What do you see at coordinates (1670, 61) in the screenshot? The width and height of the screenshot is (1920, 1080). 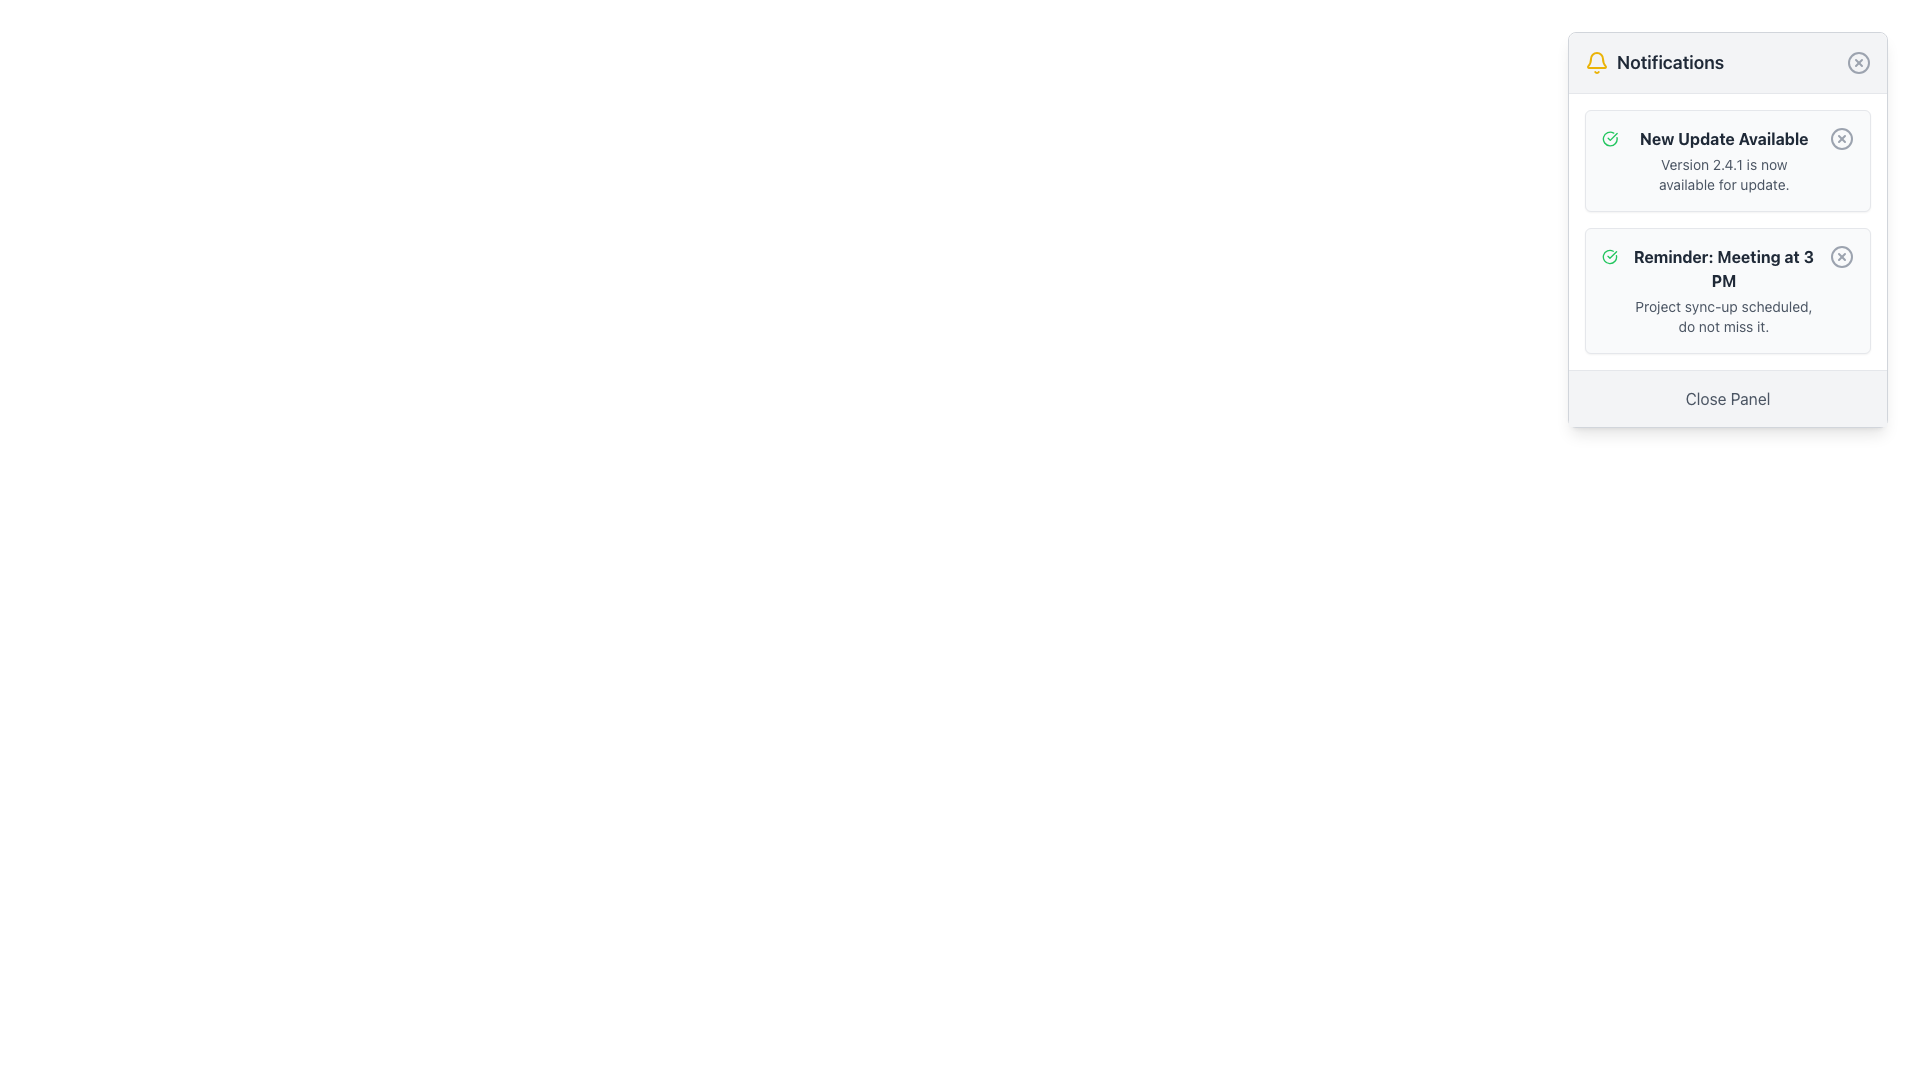 I see `the 'Notifications' text element, which is styled in bold gray and serves as the header for the notification panel, located to the right of a bell icon` at bounding box center [1670, 61].